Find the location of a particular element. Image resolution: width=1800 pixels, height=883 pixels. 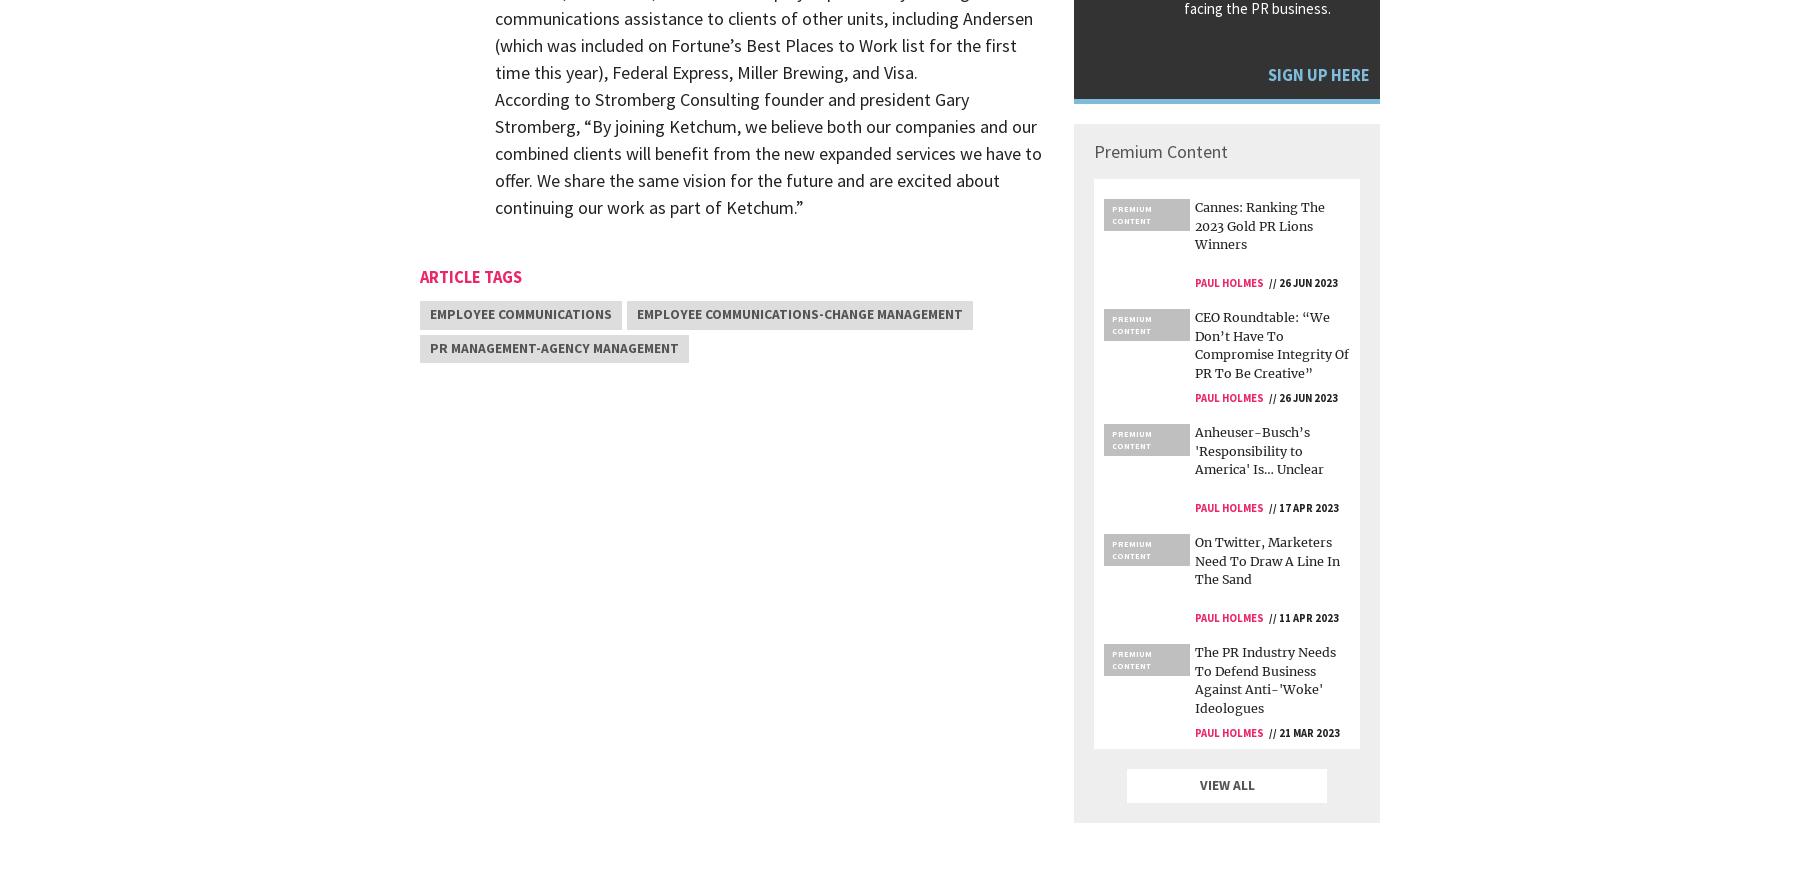

'On Twitter, Marketers Need To Draw A Line In The Sand' is located at coordinates (1267, 560).